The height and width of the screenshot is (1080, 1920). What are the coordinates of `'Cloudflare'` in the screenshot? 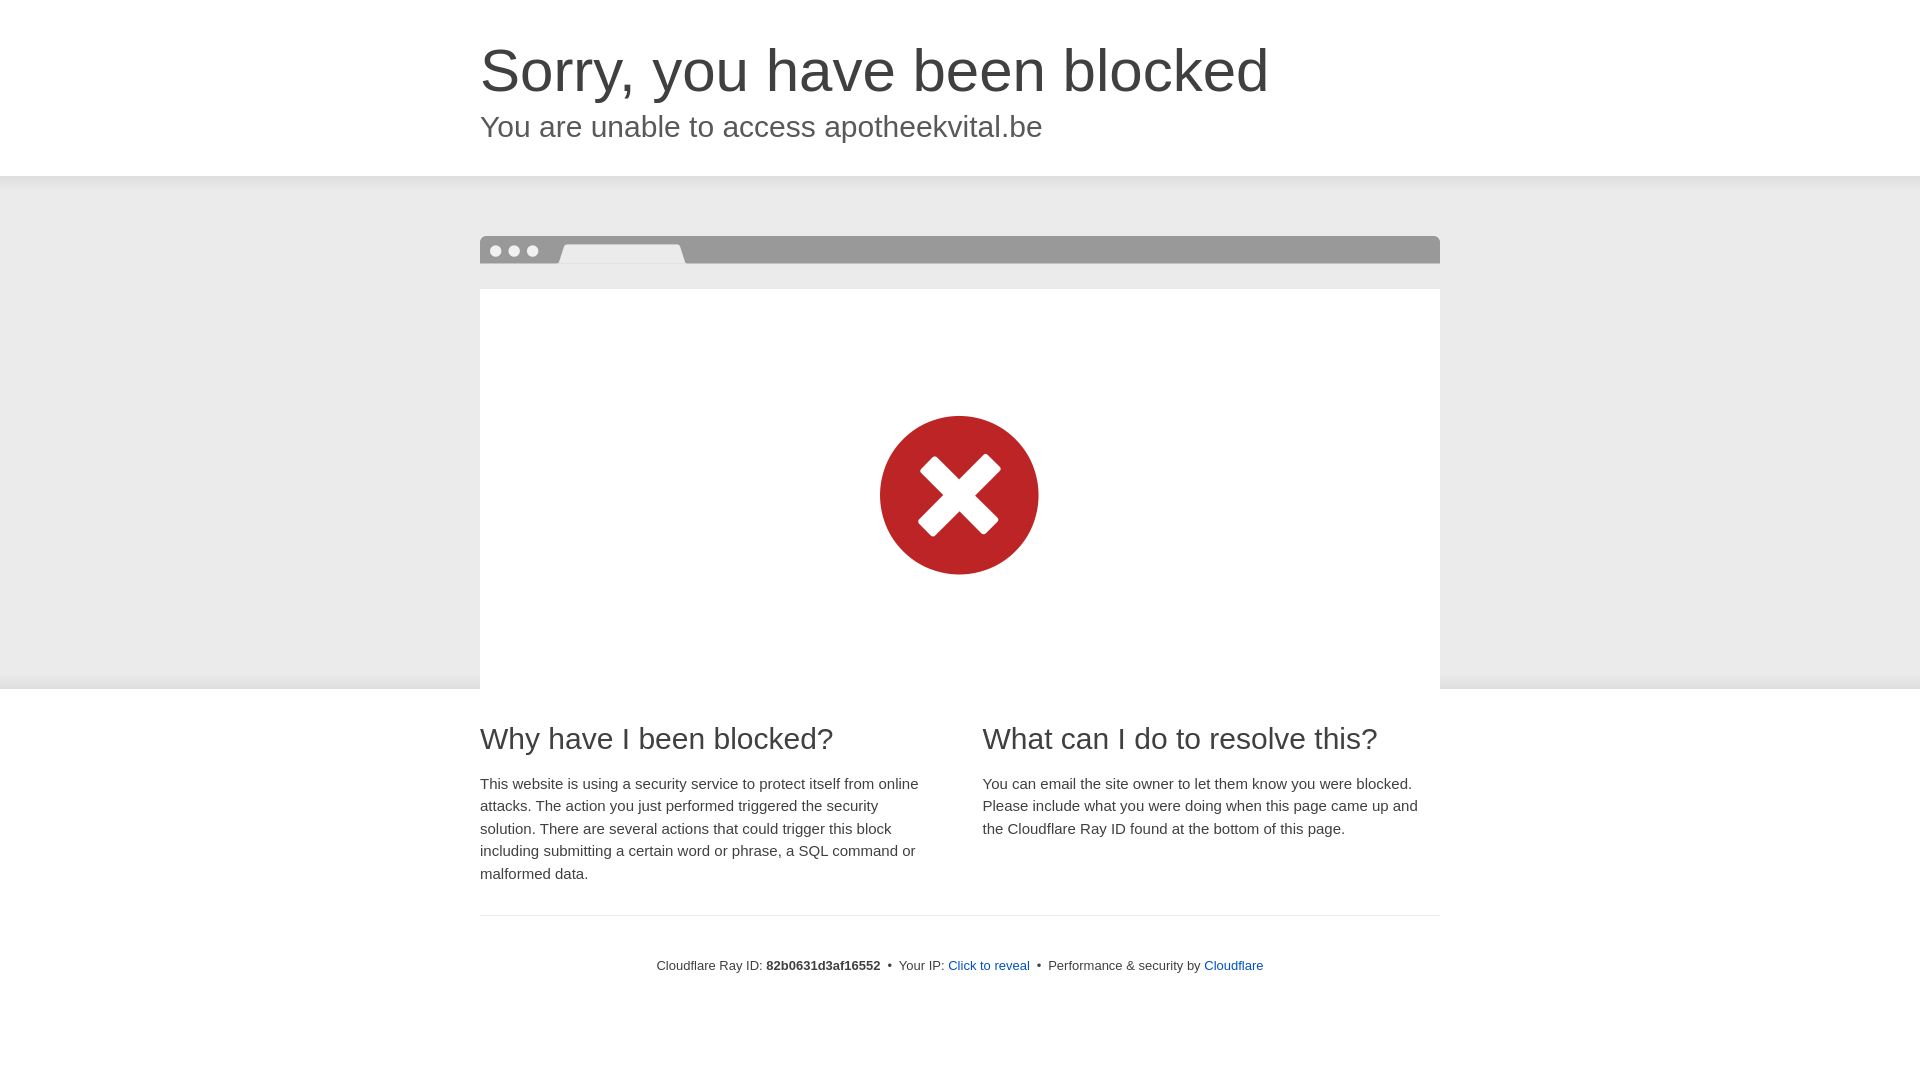 It's located at (1232, 964).